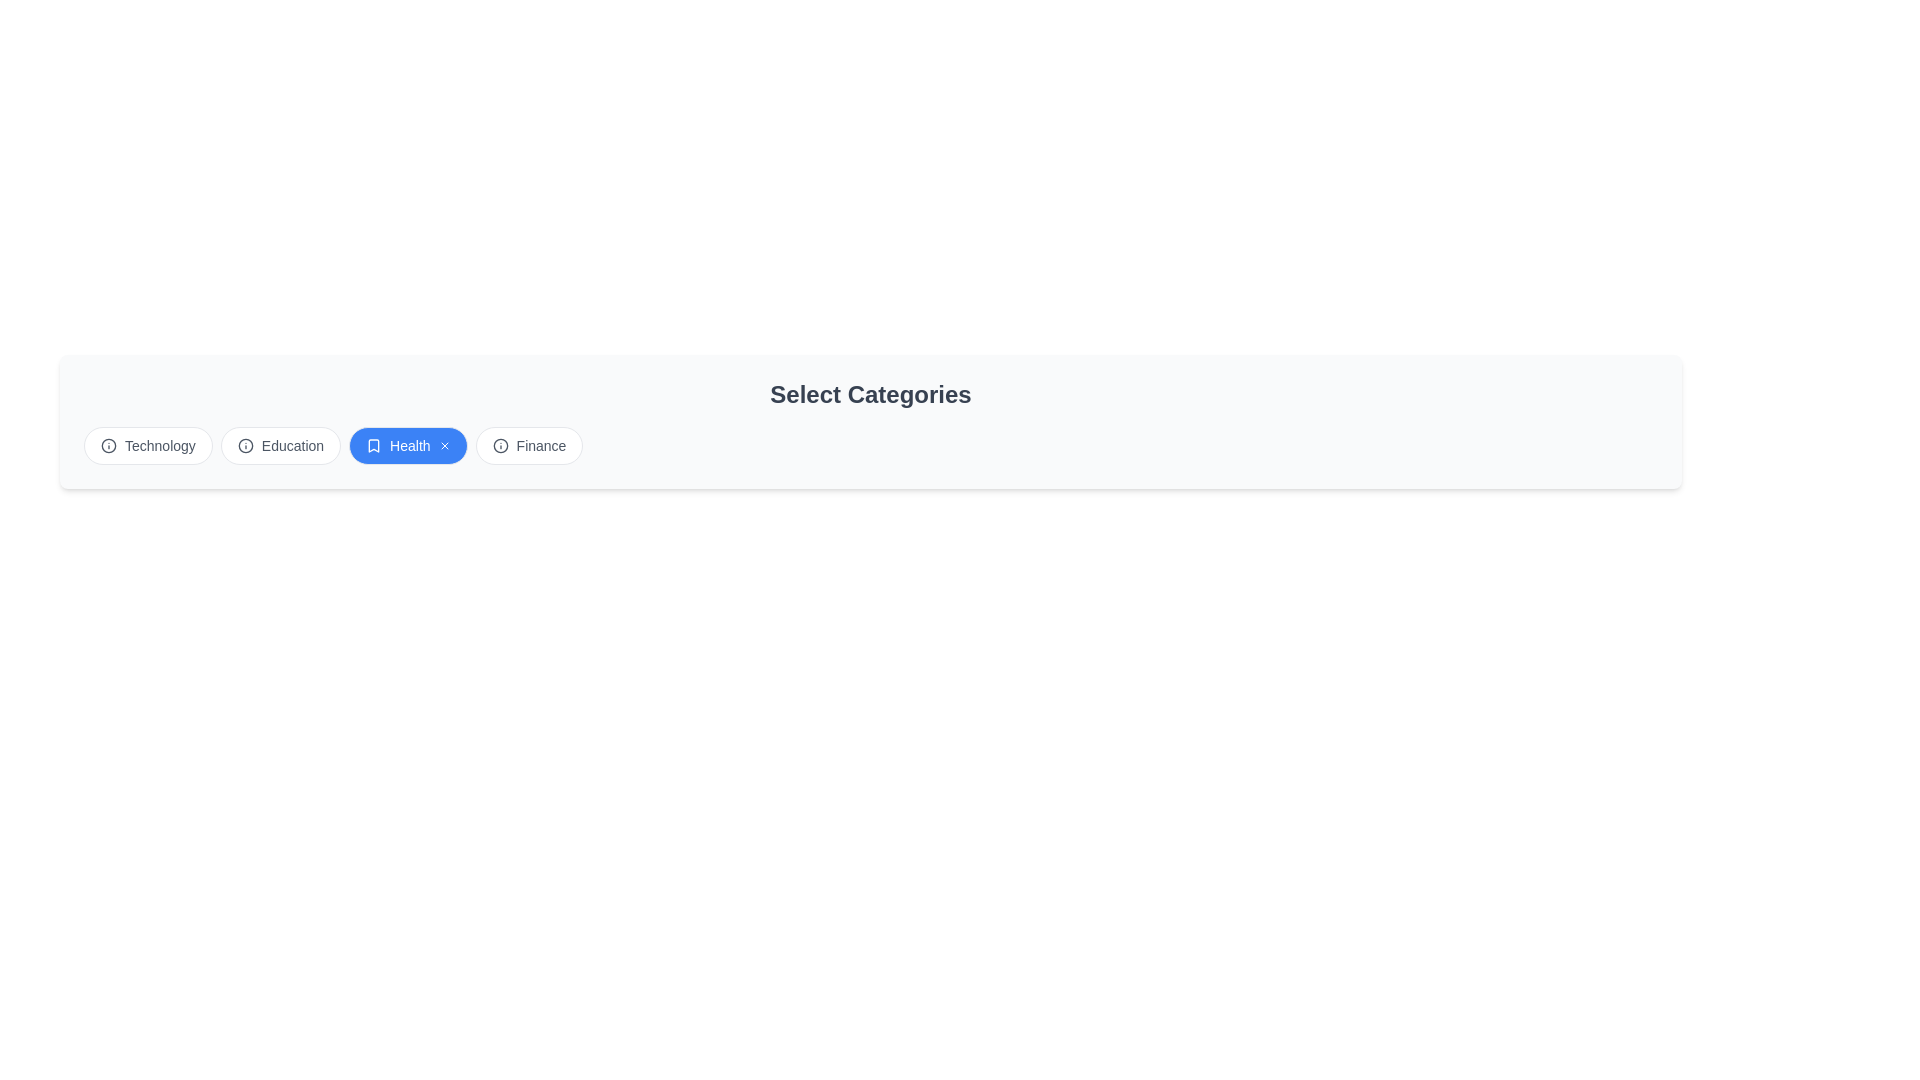 The height and width of the screenshot is (1080, 1920). What do you see at coordinates (407, 445) in the screenshot?
I see `the chip labeled 'Health' to observe its hover state` at bounding box center [407, 445].